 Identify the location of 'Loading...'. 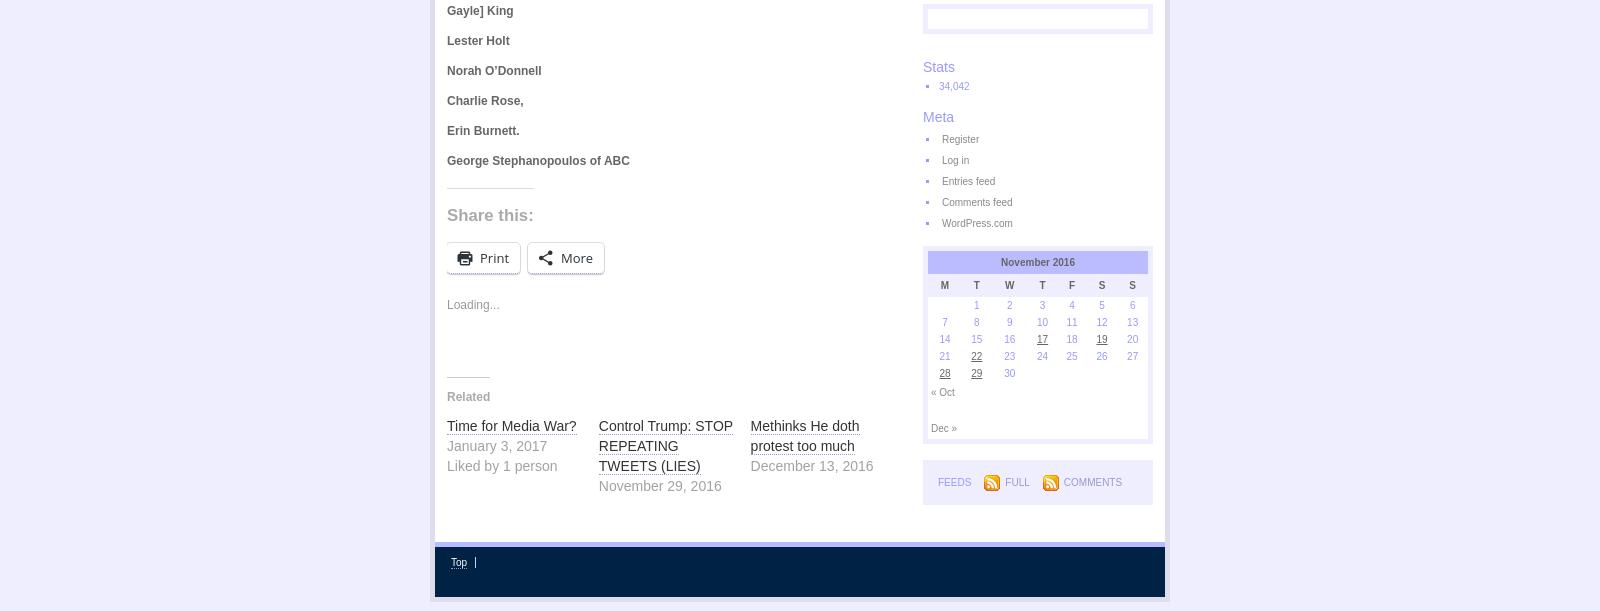
(471, 303).